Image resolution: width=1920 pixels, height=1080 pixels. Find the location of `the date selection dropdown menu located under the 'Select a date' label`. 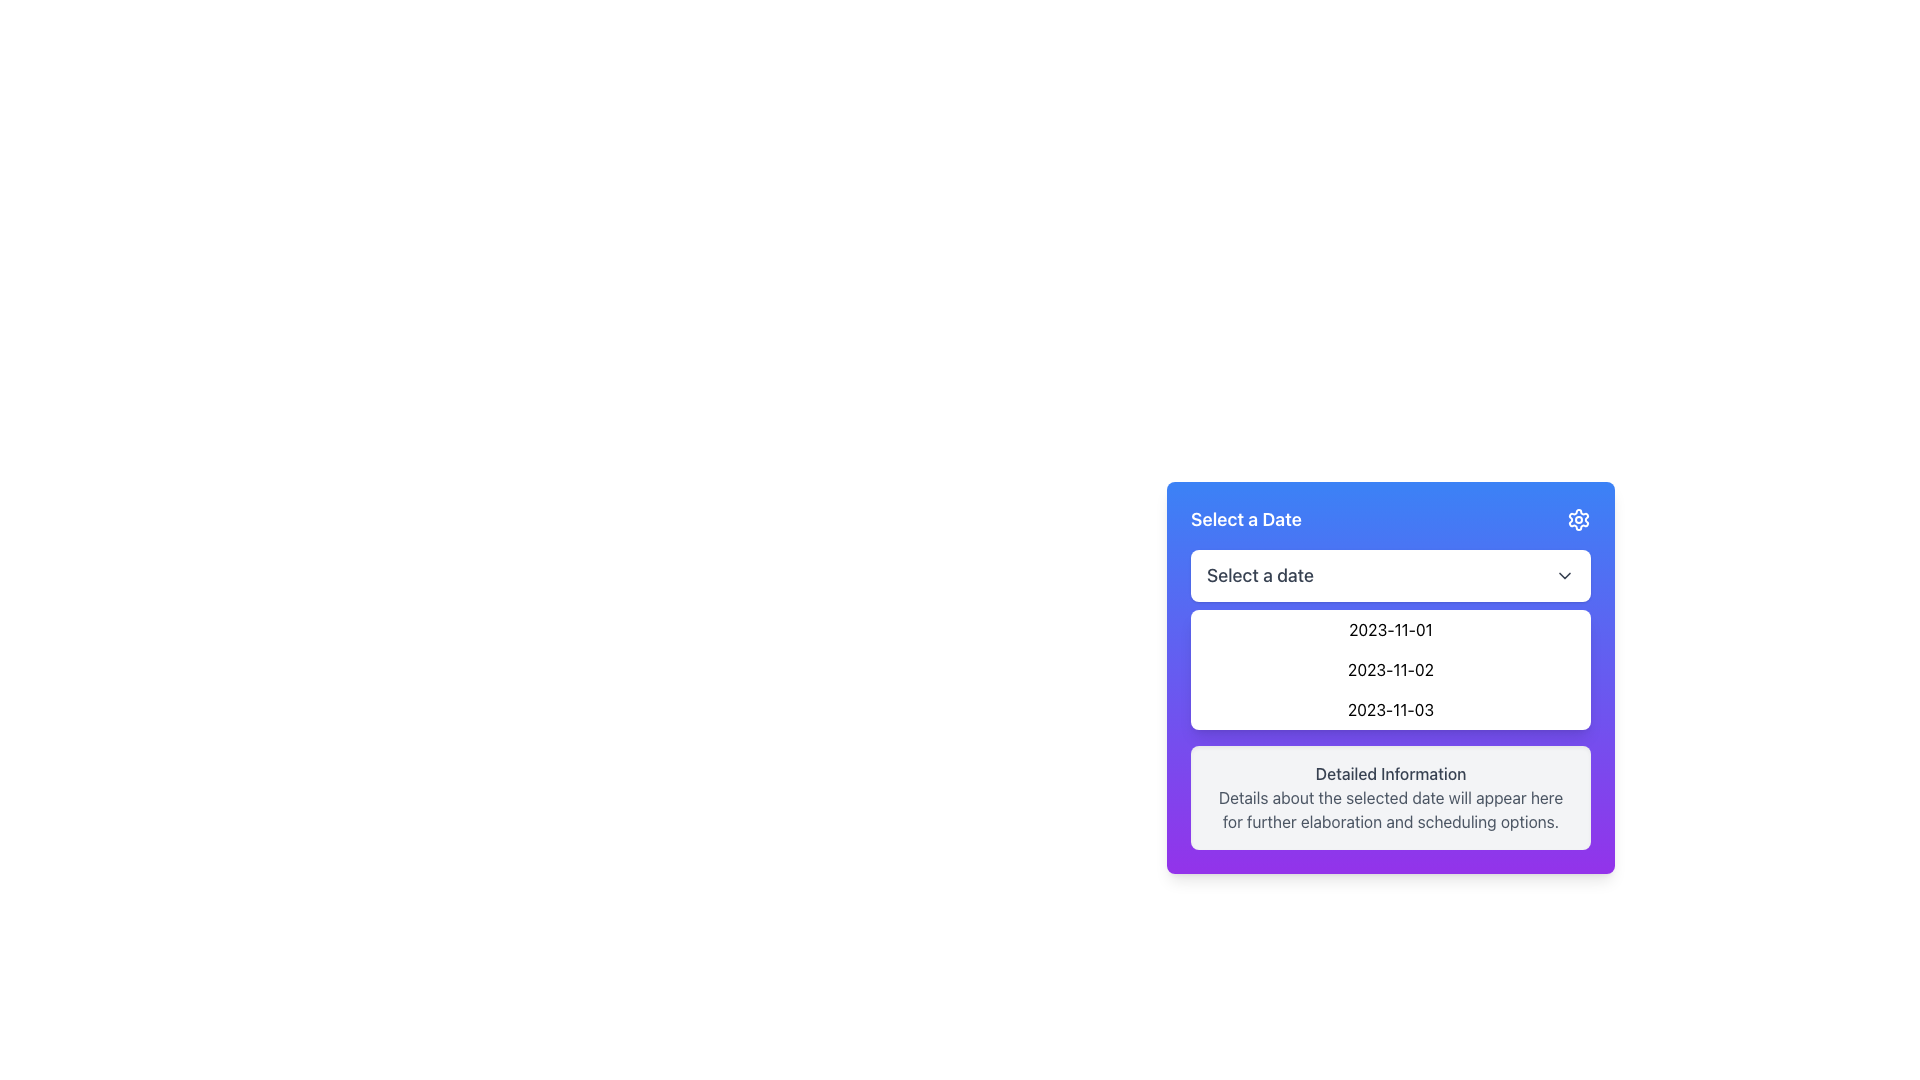

the date selection dropdown menu located under the 'Select a date' label is located at coordinates (1390, 670).